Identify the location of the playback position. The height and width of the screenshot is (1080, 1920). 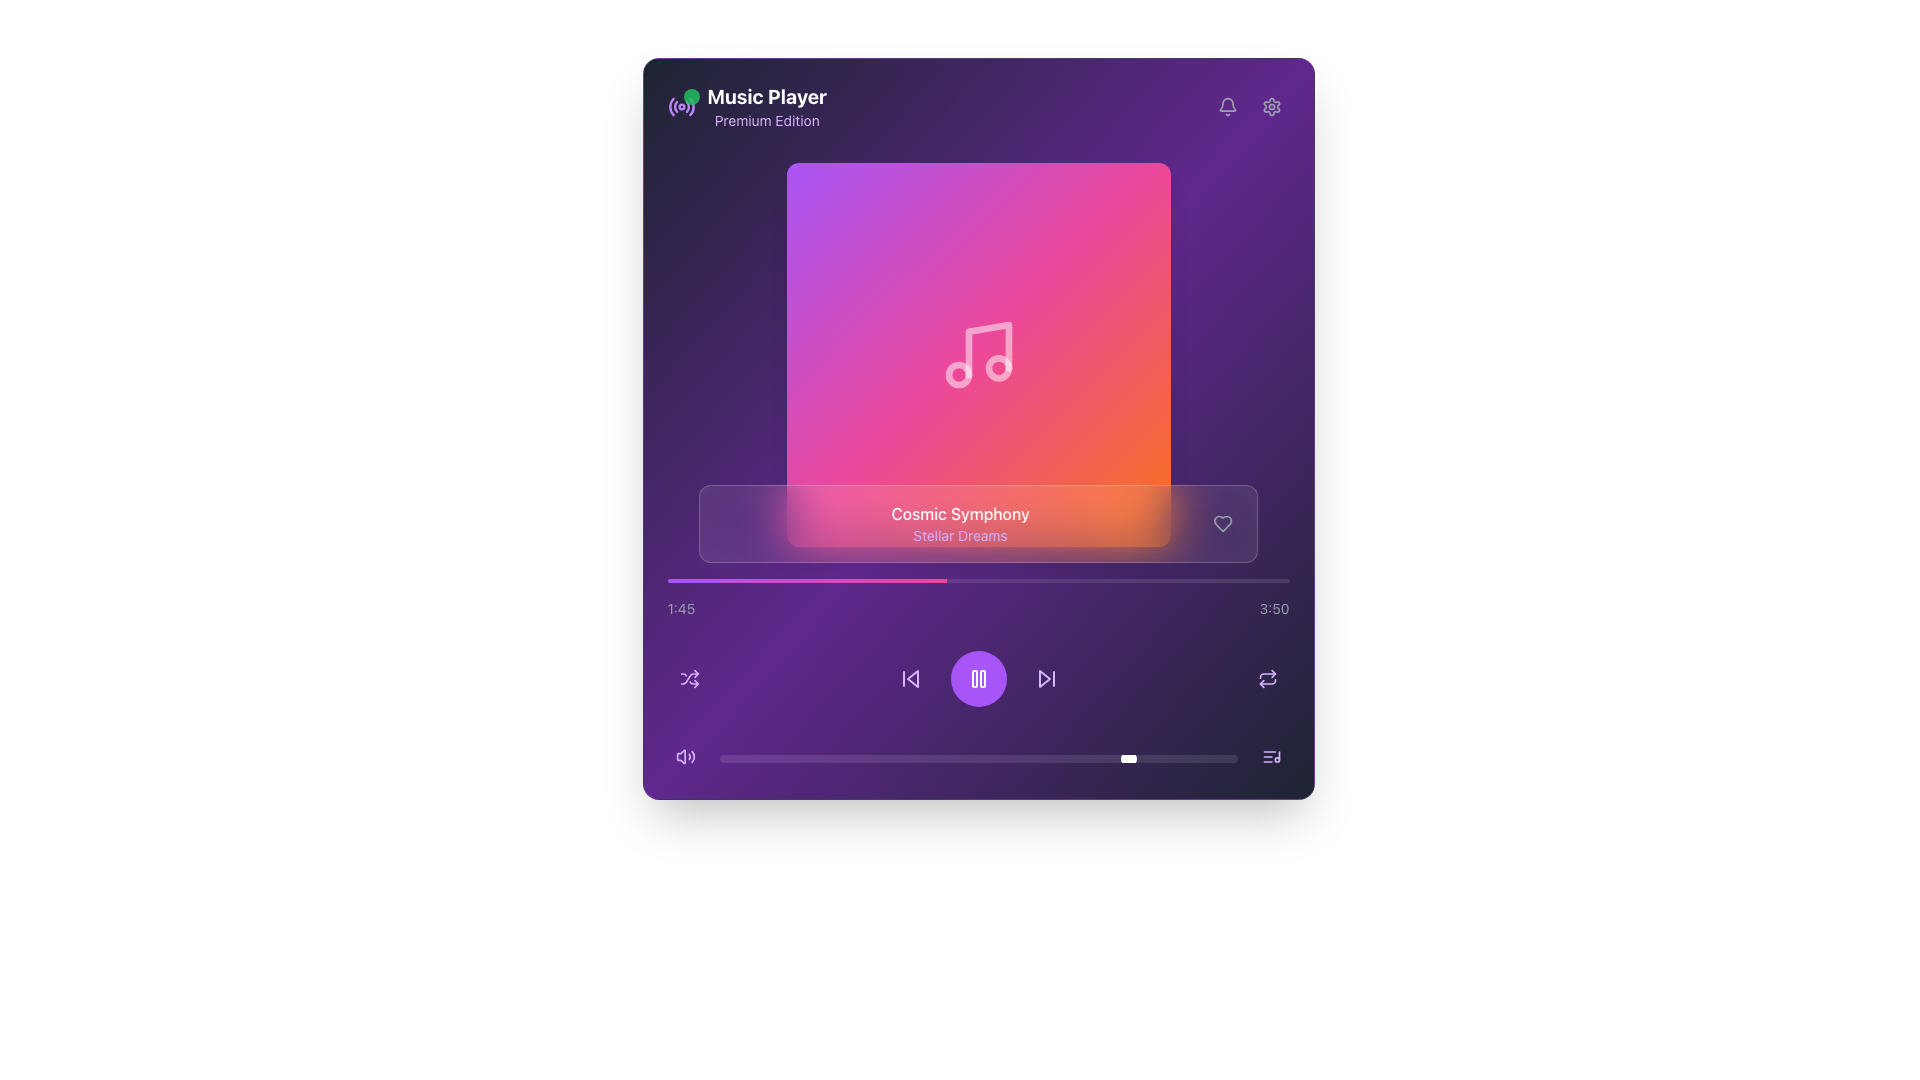
(997, 581).